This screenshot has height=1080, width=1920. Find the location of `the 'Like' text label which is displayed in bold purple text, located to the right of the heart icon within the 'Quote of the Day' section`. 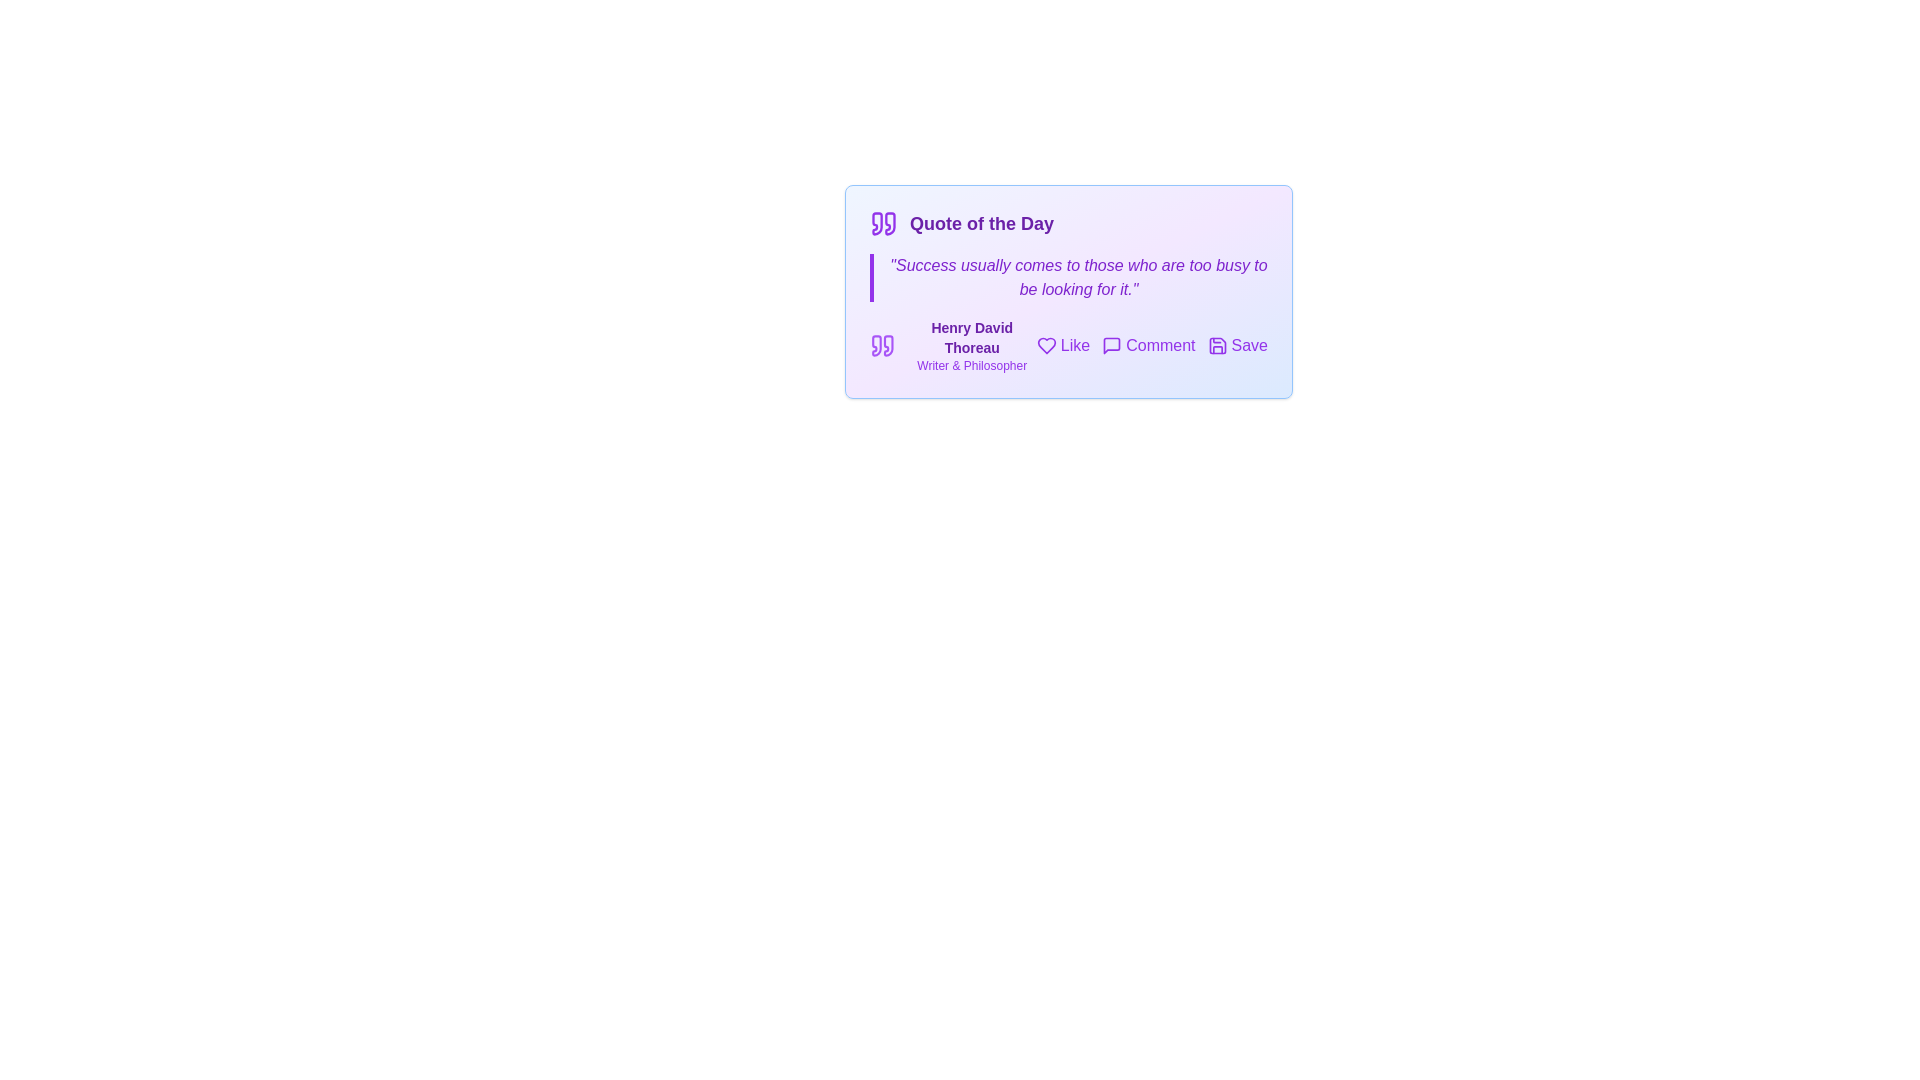

the 'Like' text label which is displayed in bold purple text, located to the right of the heart icon within the 'Quote of the Day' section is located at coordinates (1074, 345).